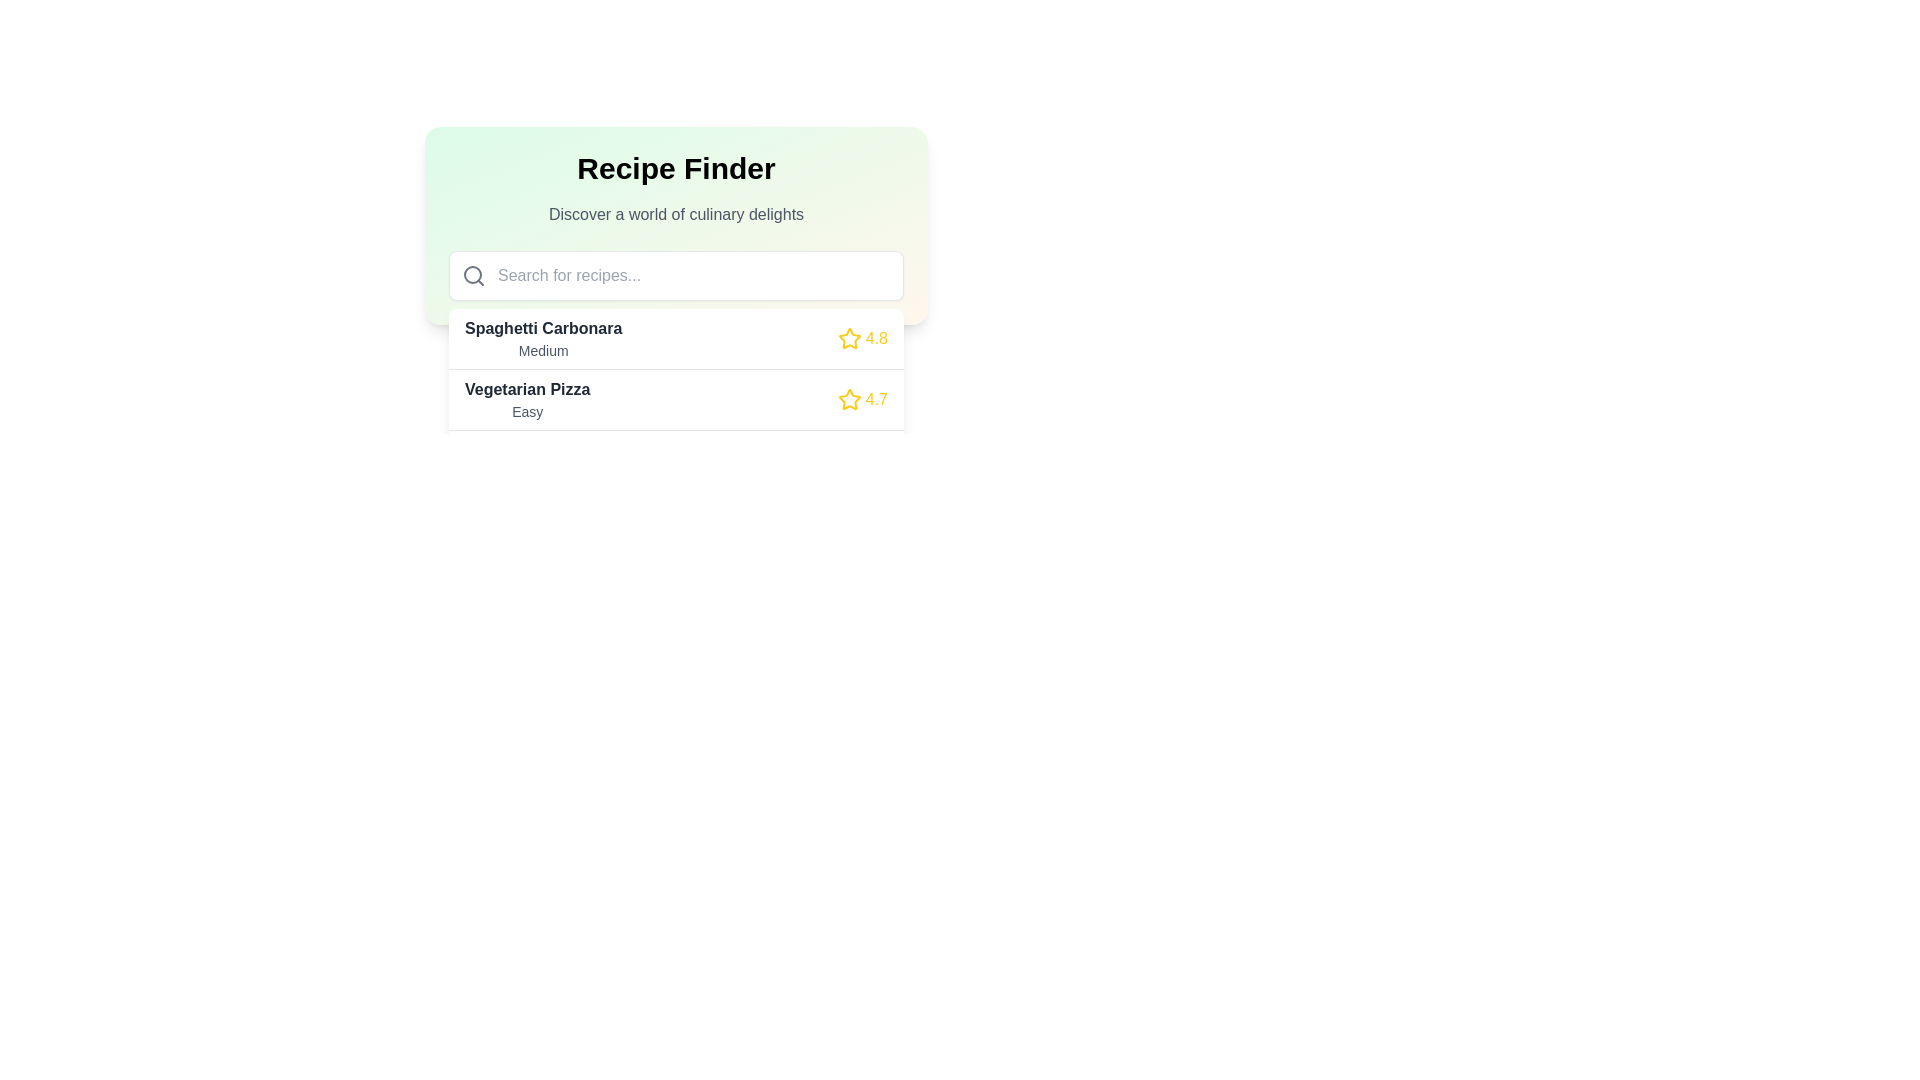 Image resolution: width=1920 pixels, height=1080 pixels. I want to click on the Rating Indicator which consists of a yellow star icon and the numeric rating '4.8' for 'Spaghetti Carbonara Medium', so click(862, 338).